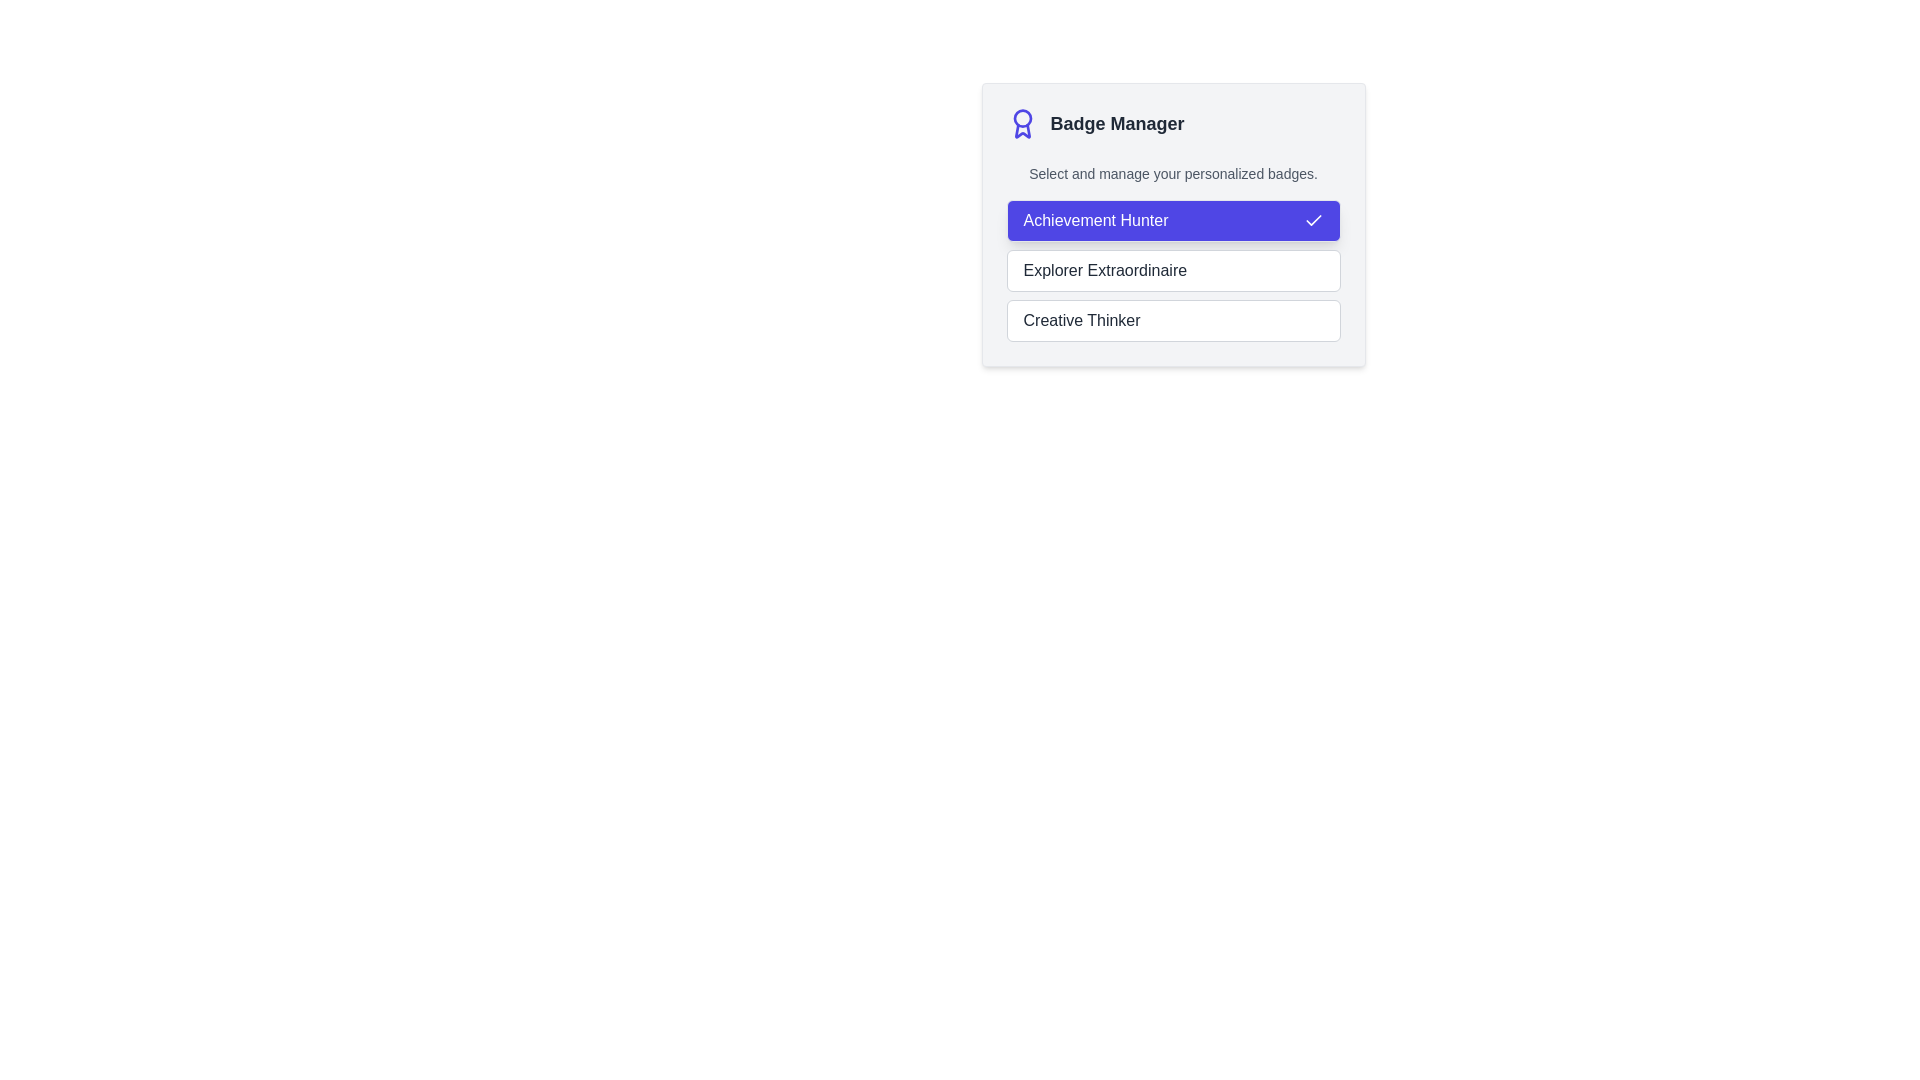 The width and height of the screenshot is (1920, 1080). What do you see at coordinates (1313, 220) in the screenshot?
I see `the checkmark icon inside the Badge Manager component, which is part of the selected badge row labeled 'Achievement Hunter' with a purple background` at bounding box center [1313, 220].